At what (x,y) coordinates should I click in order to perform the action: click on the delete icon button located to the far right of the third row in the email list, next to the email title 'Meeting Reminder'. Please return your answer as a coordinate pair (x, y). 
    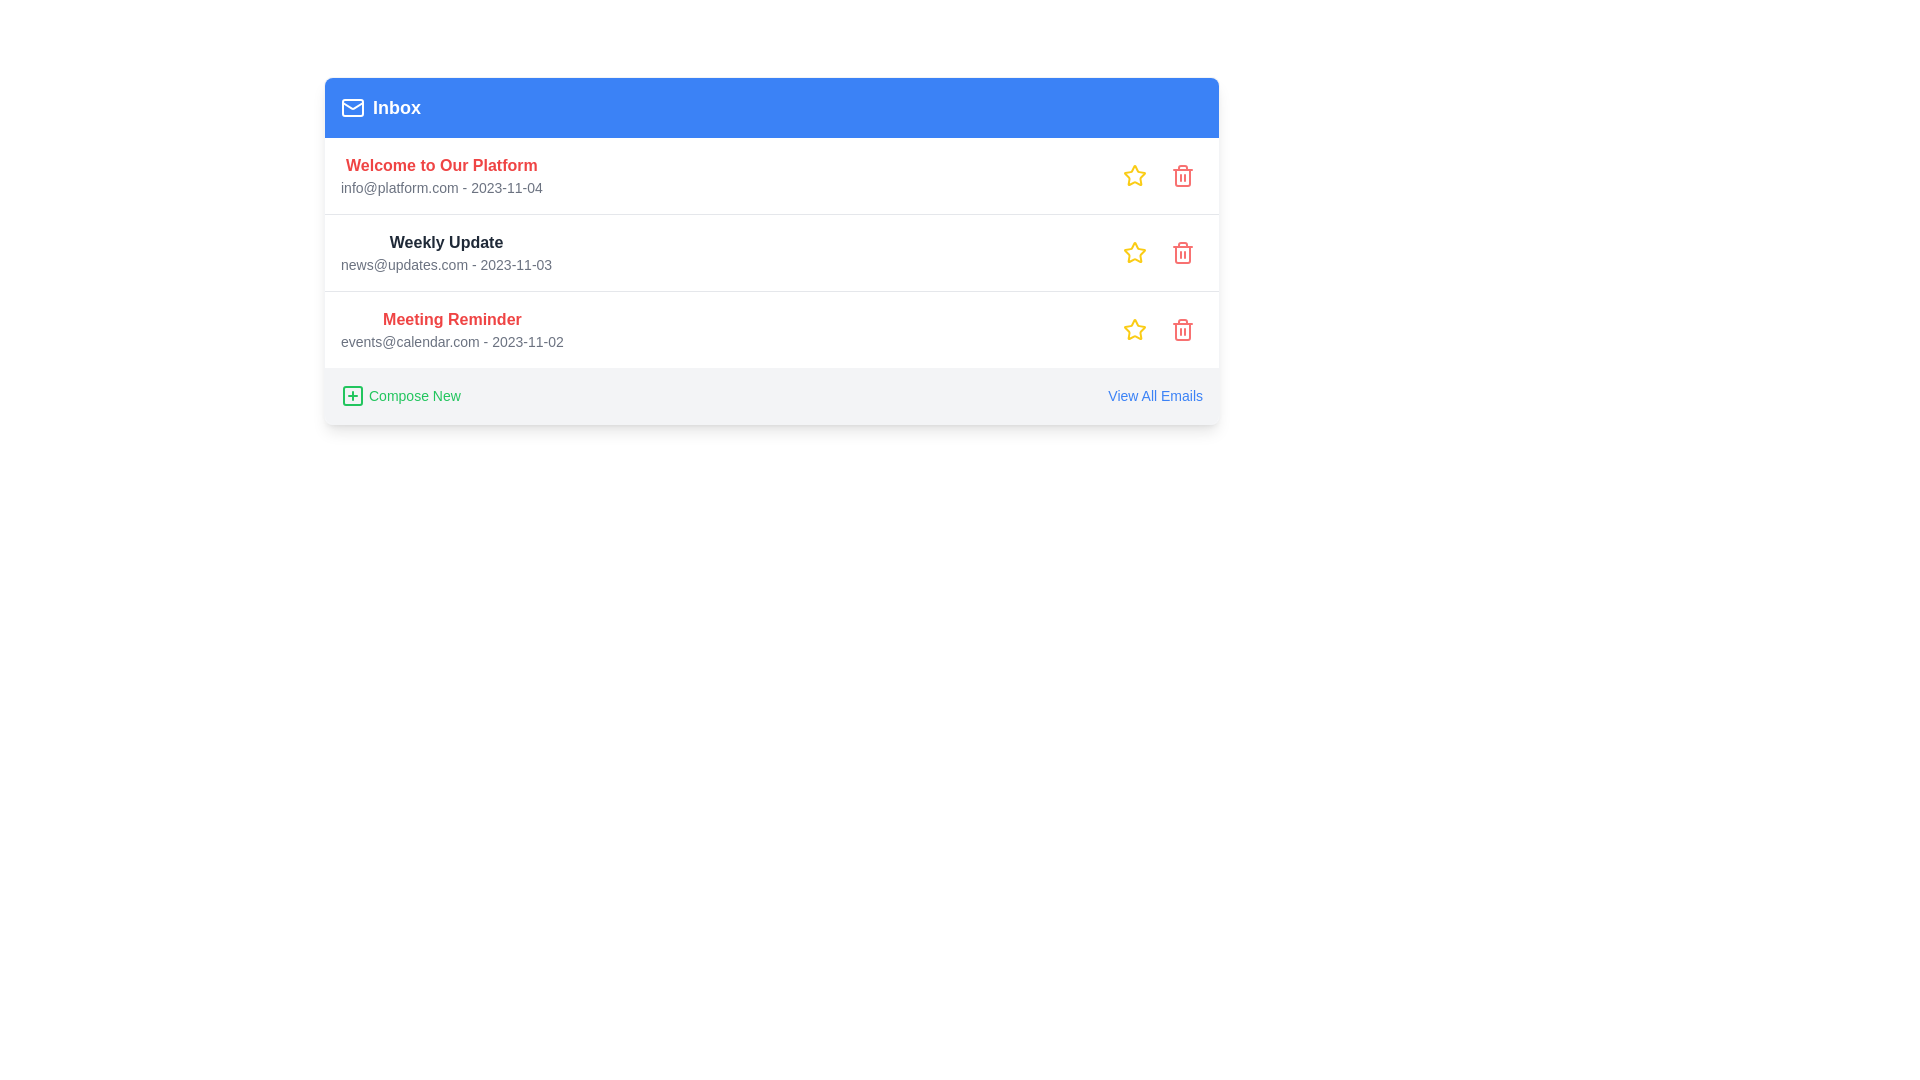
    Looking at the image, I should click on (1182, 252).